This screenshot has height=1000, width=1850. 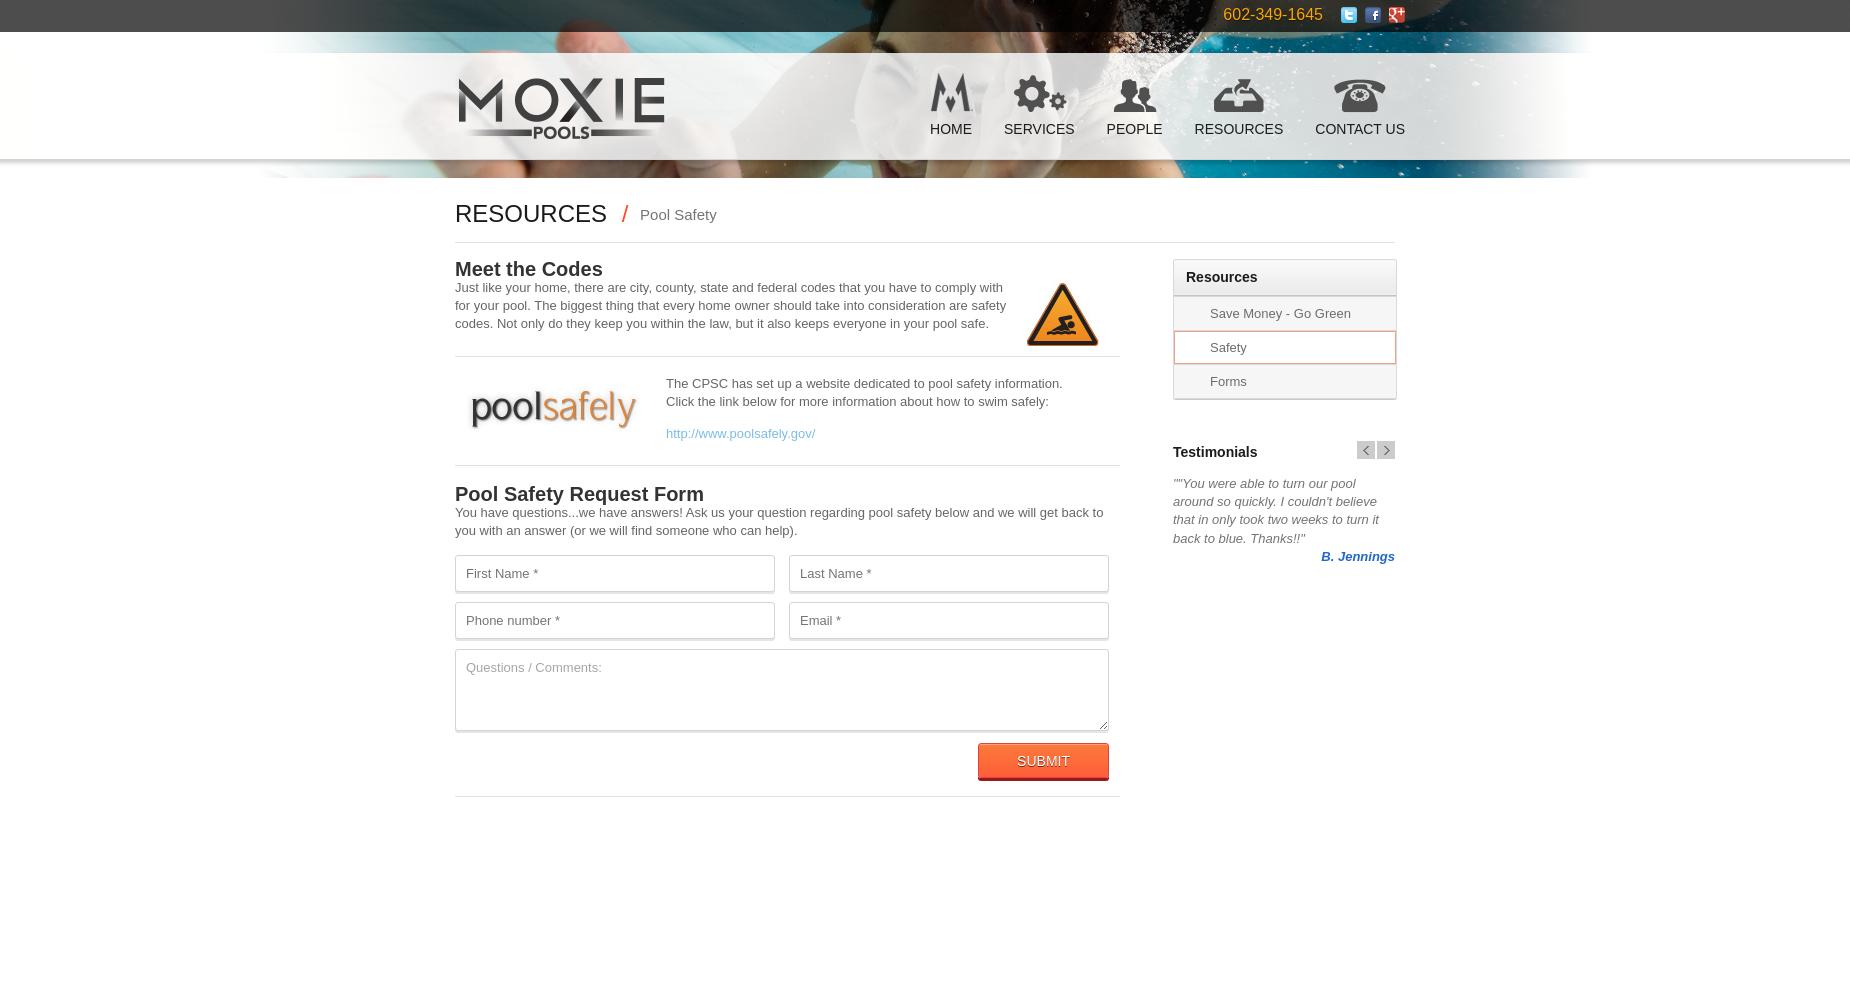 I want to click on 'Forms', so click(x=1227, y=381).